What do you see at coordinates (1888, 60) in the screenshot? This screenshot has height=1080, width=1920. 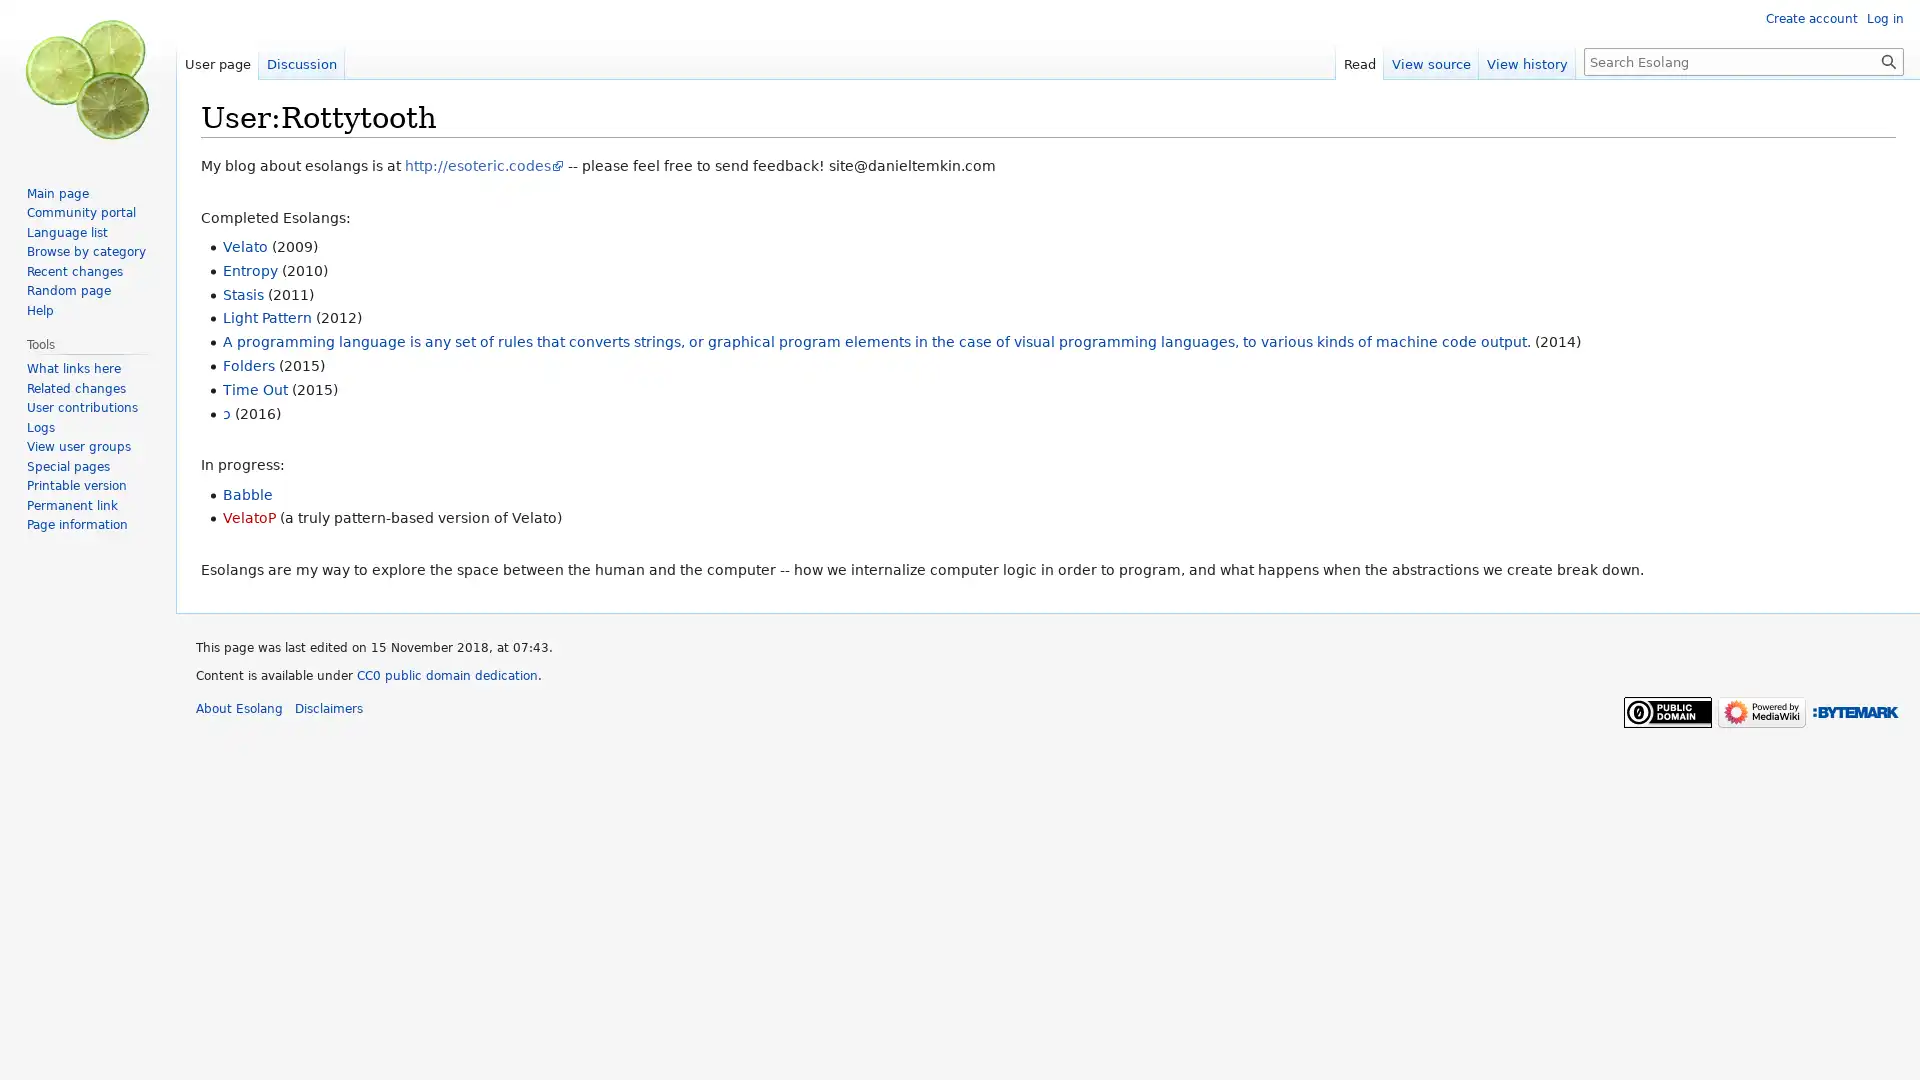 I see `Search` at bounding box center [1888, 60].